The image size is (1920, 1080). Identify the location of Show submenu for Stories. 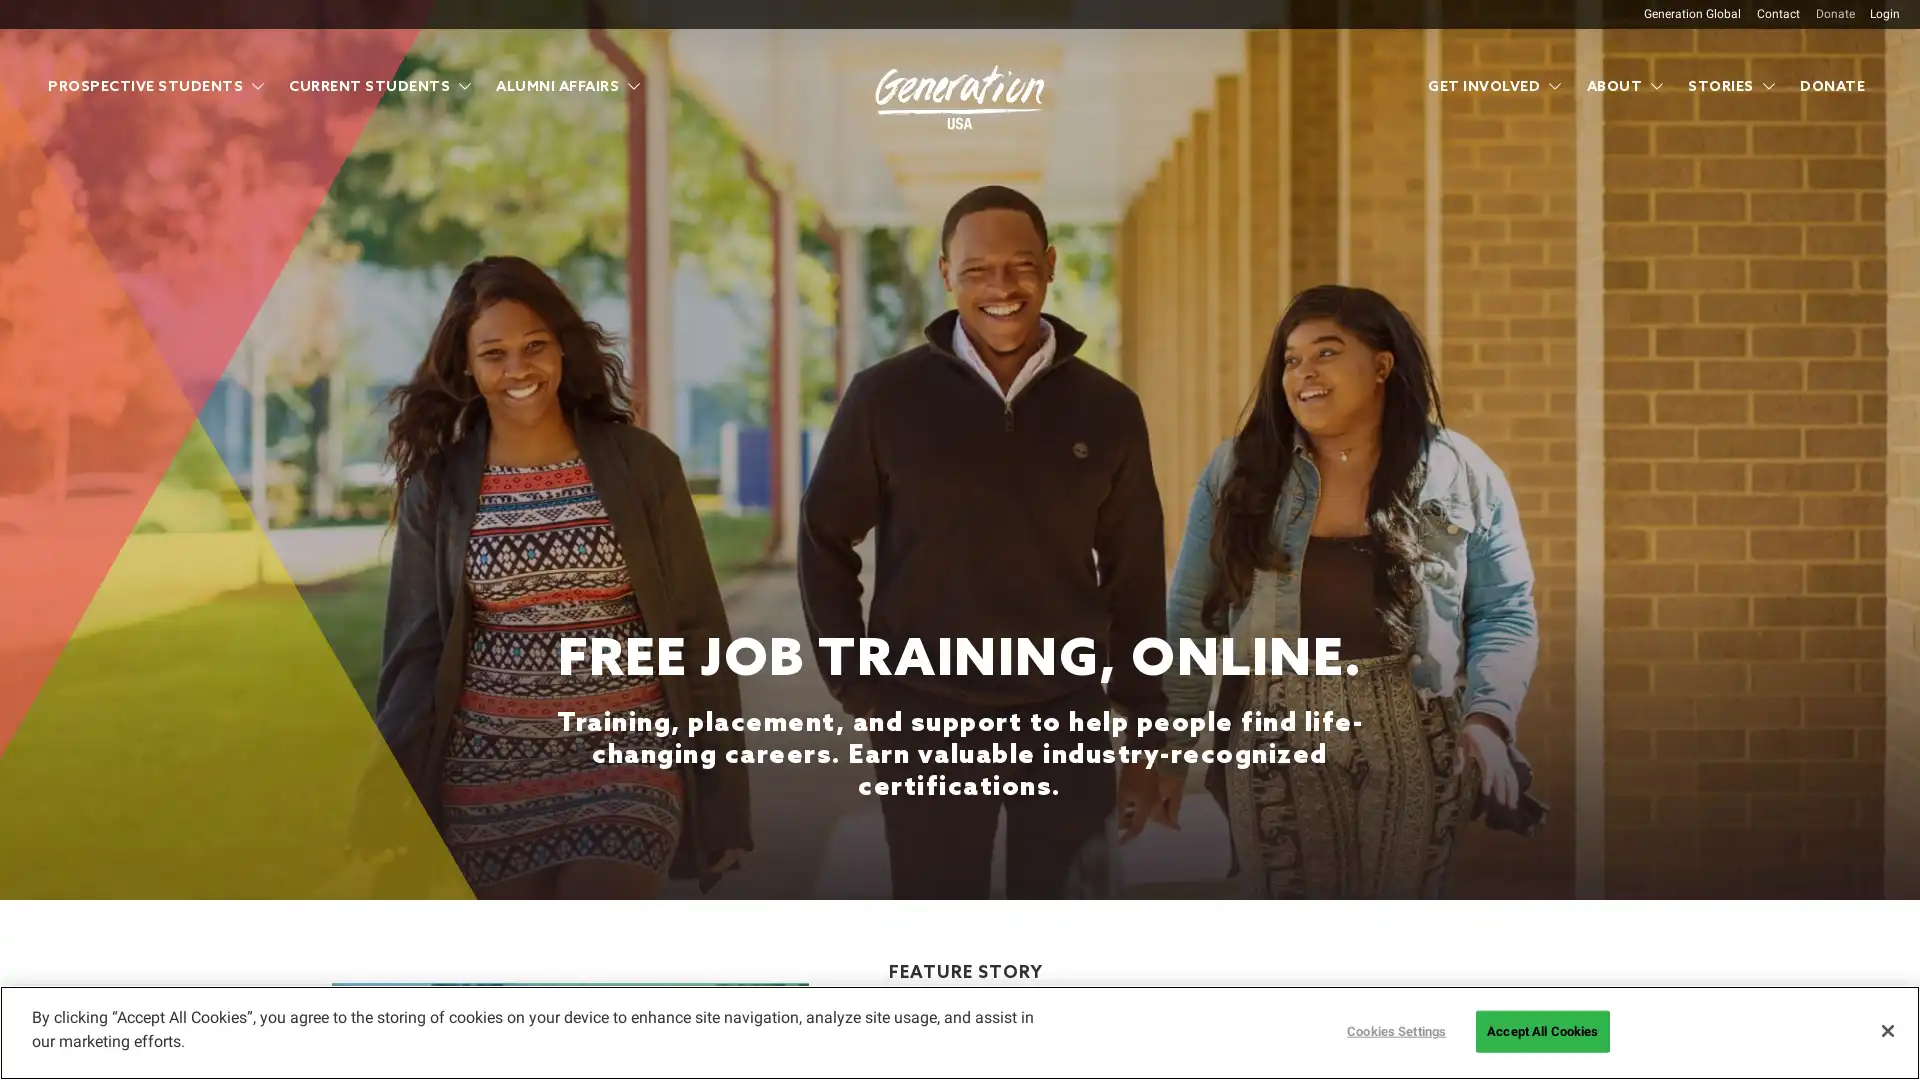
(1767, 85).